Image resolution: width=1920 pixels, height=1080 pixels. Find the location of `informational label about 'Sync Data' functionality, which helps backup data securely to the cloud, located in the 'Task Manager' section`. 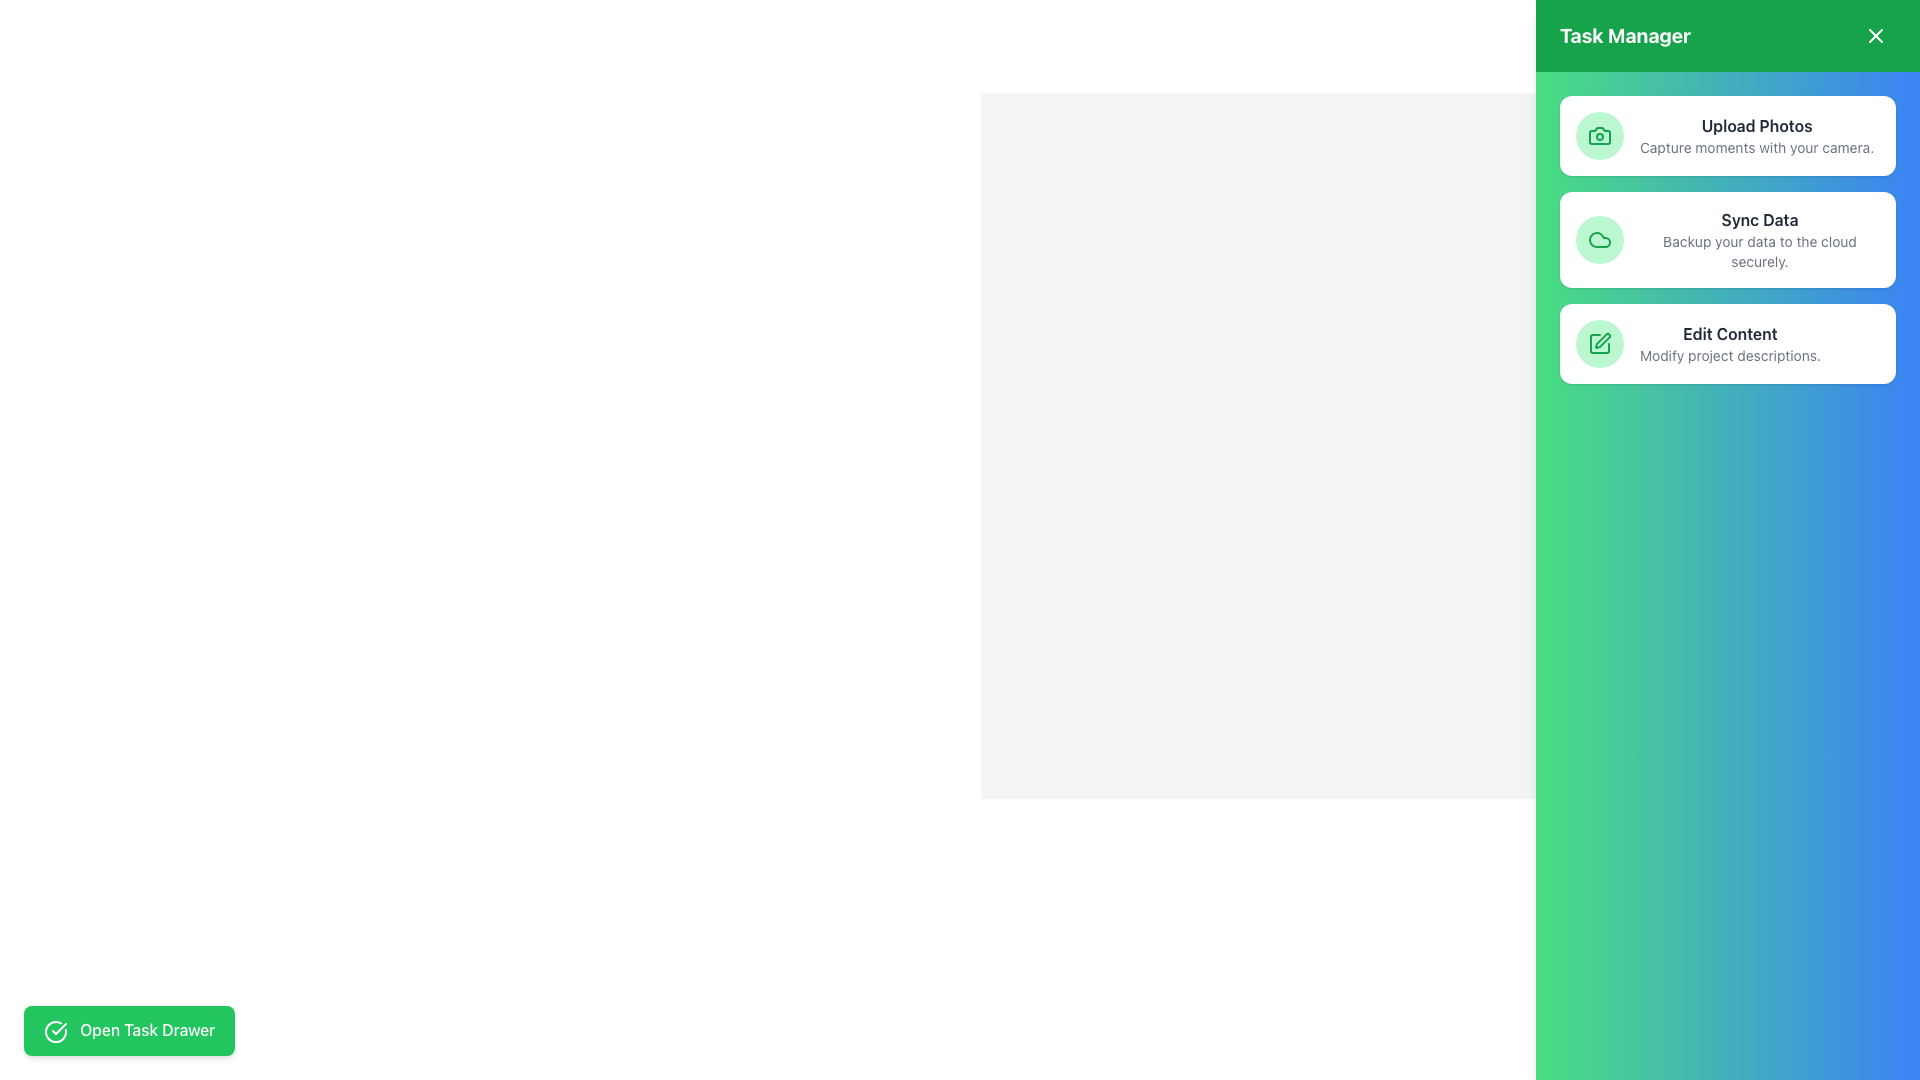

informational label about 'Sync Data' functionality, which helps backup data securely to the cloud, located in the 'Task Manager' section is located at coordinates (1760, 238).